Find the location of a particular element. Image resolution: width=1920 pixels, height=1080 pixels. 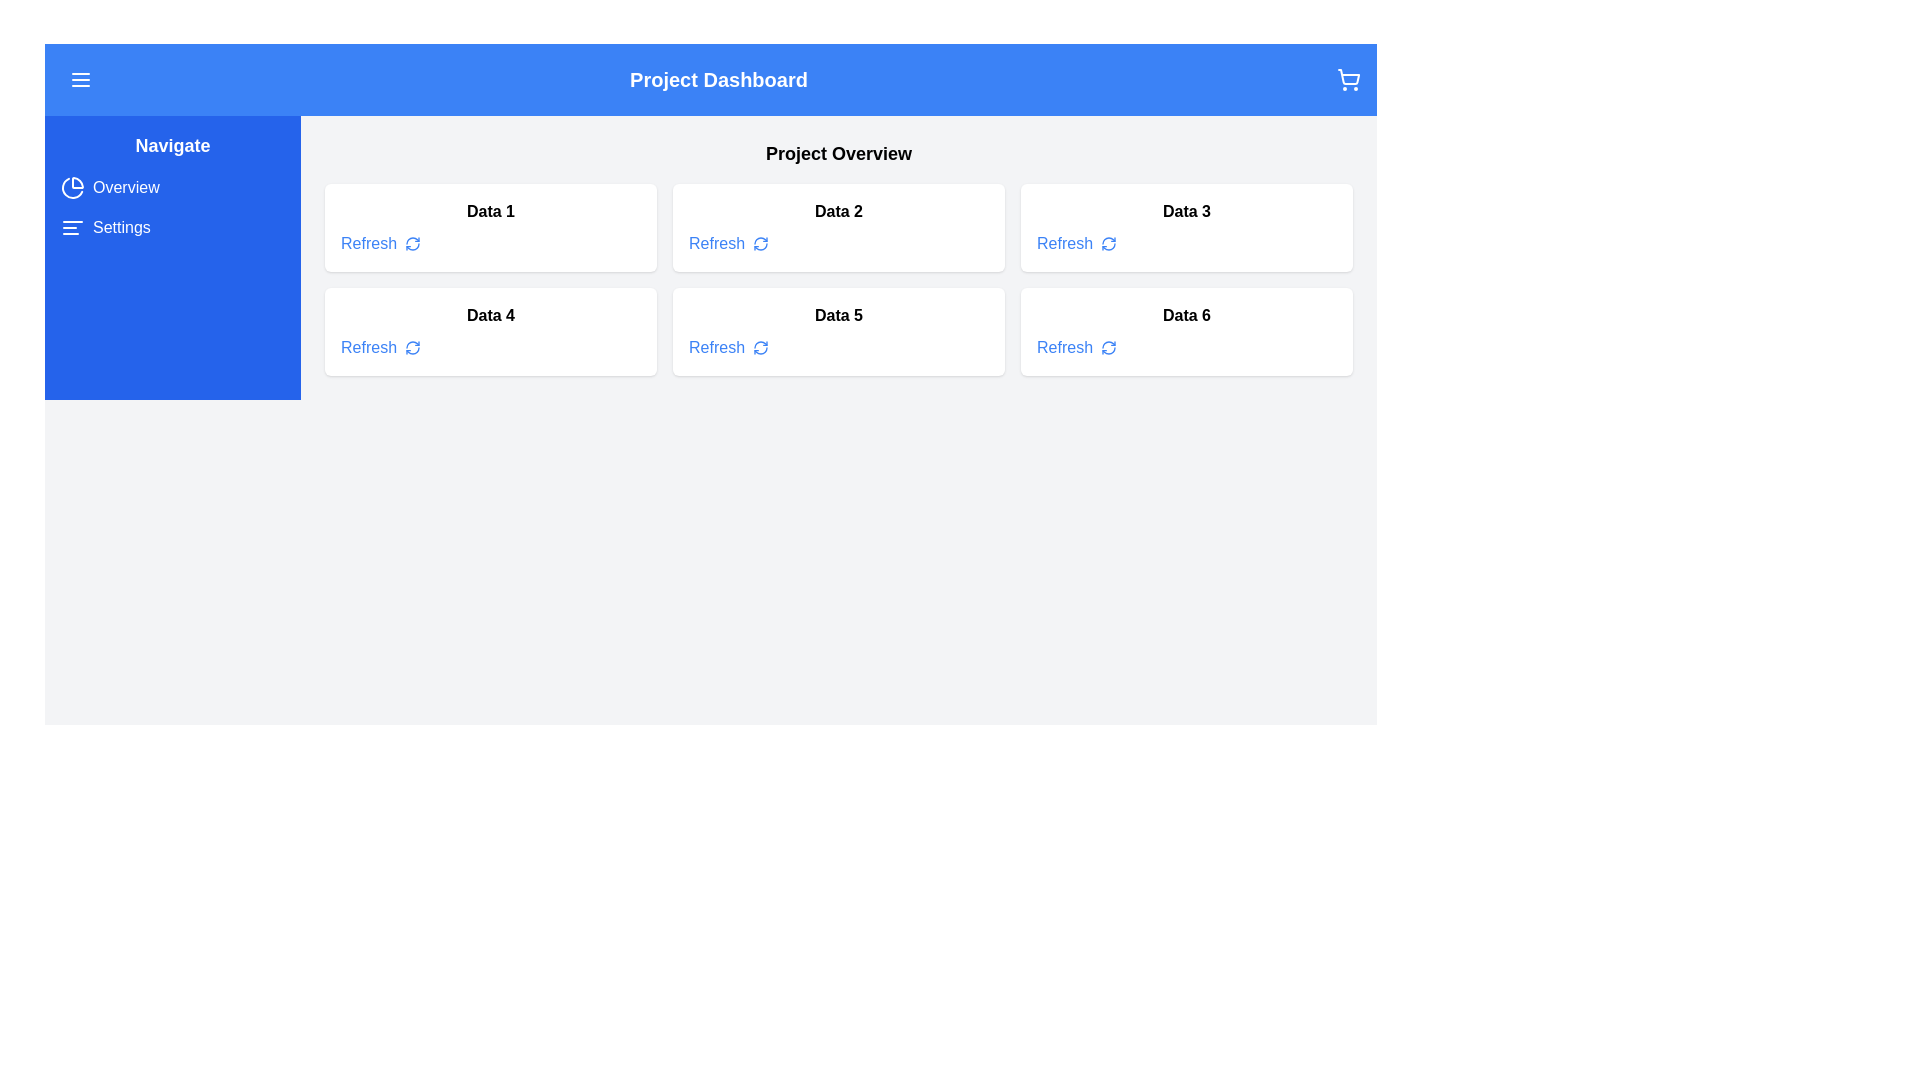

the SVG refresh icon located within the 'Refresh' link for the 'Data 3' section, positioned to the right of the 'Refresh' text is located at coordinates (1107, 242).